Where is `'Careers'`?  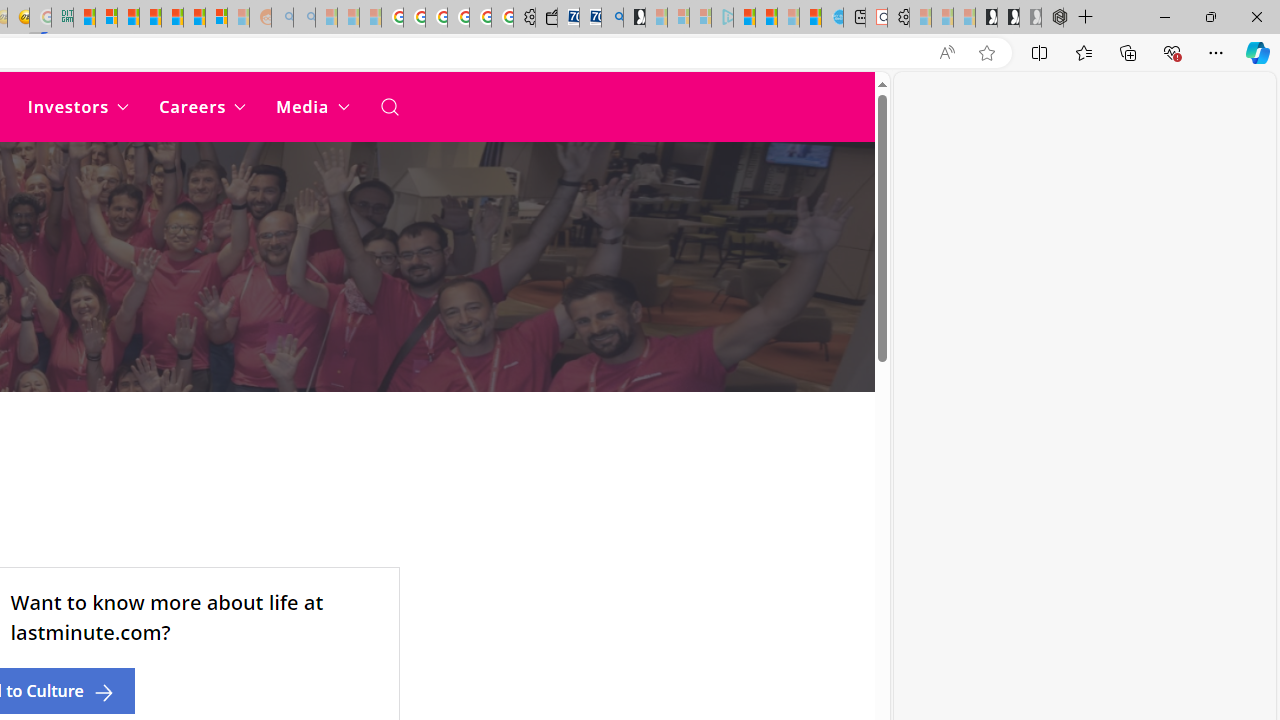
'Careers' is located at coordinates (202, 106).